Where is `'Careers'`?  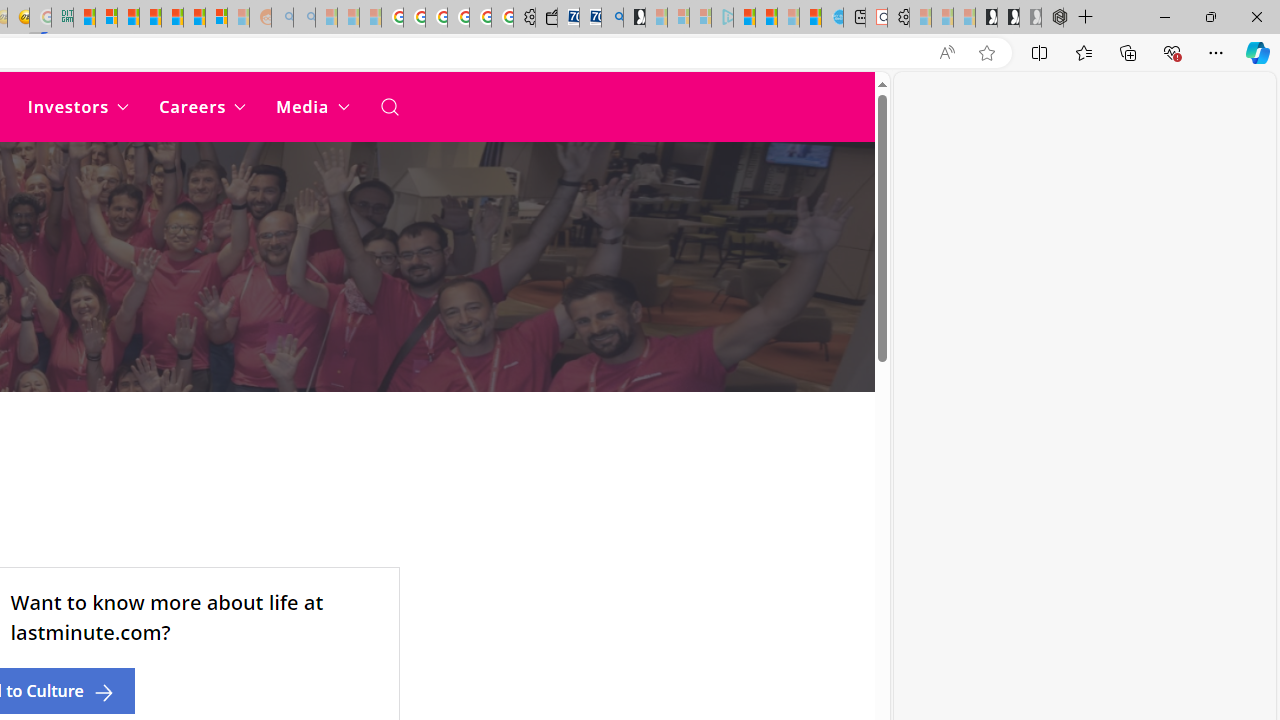
'Careers' is located at coordinates (202, 106).